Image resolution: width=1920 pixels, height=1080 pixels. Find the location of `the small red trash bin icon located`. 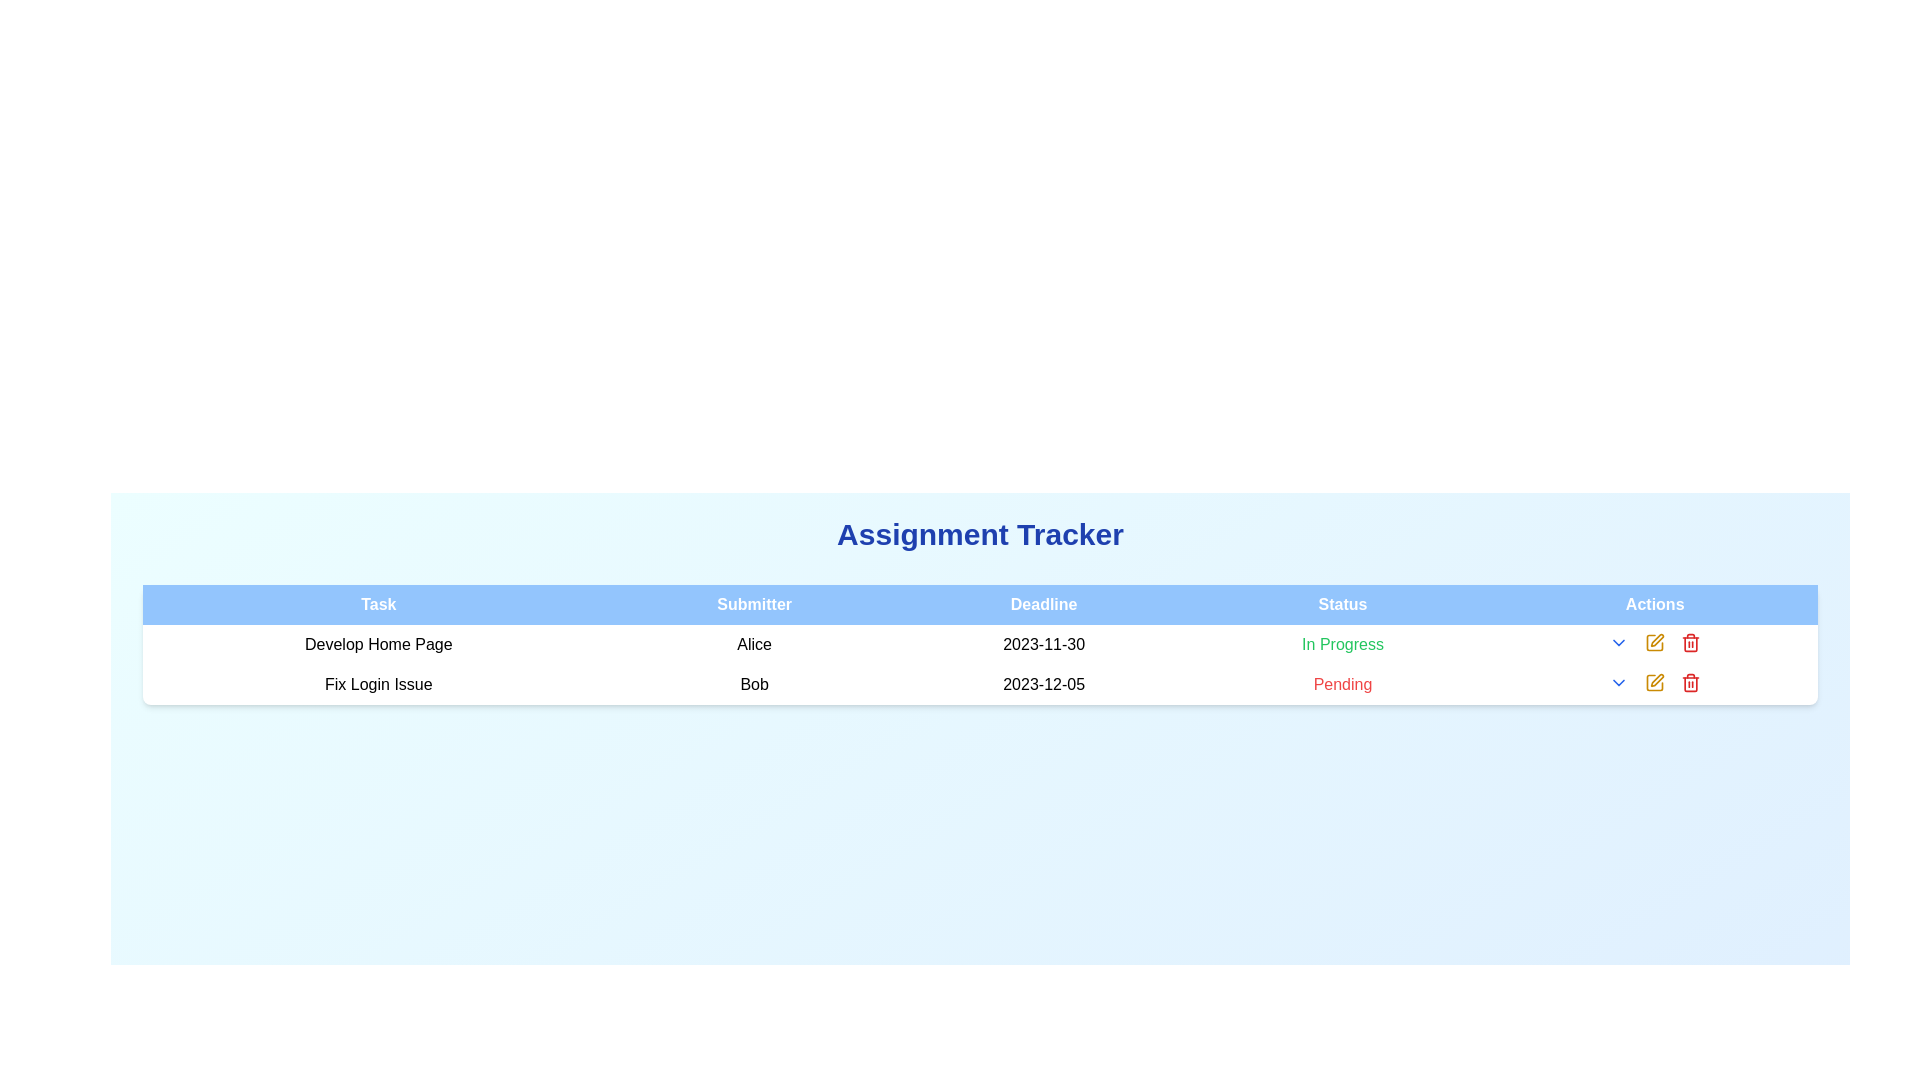

the small red trash bin icon located is located at coordinates (1690, 681).